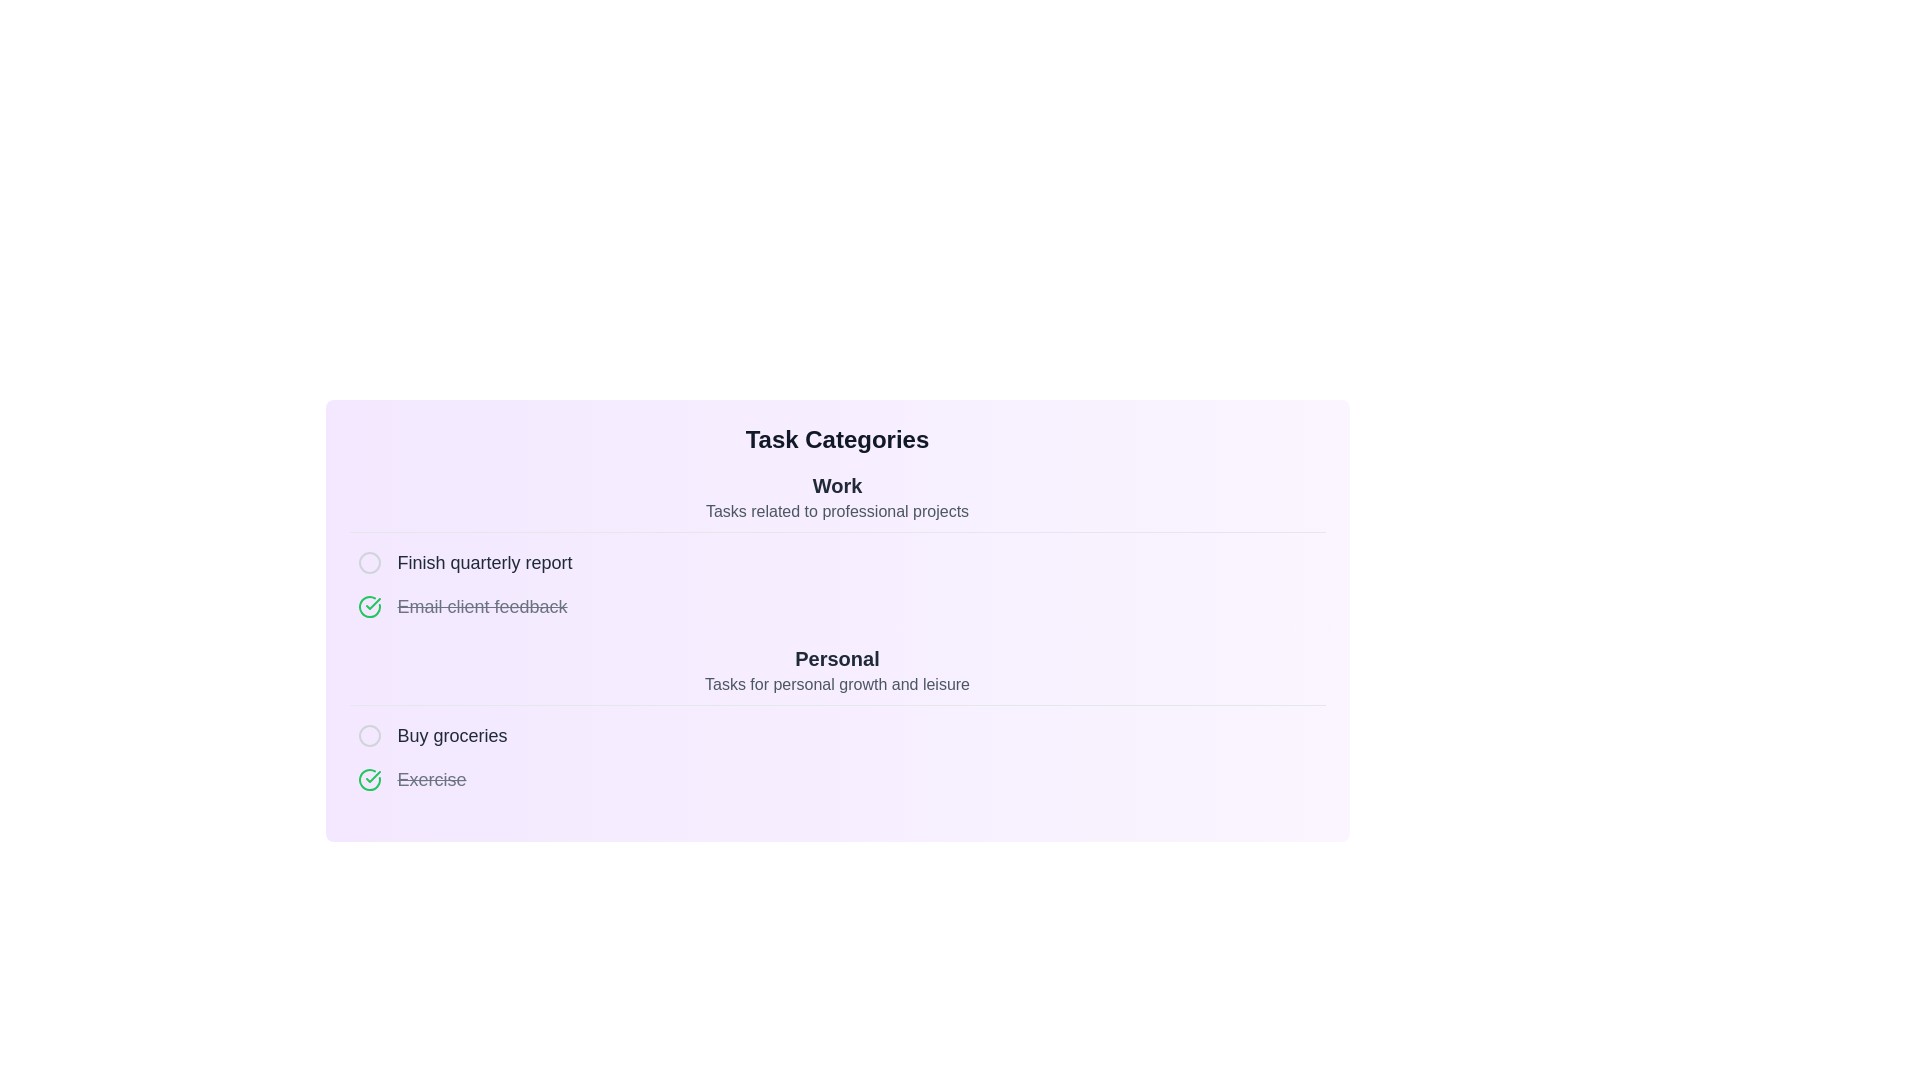  Describe the element at coordinates (482, 605) in the screenshot. I see `the Text label that displays the name of a completed task, indicated by a strikethrough, which is located within a task item group following an interactive checkbox` at that location.